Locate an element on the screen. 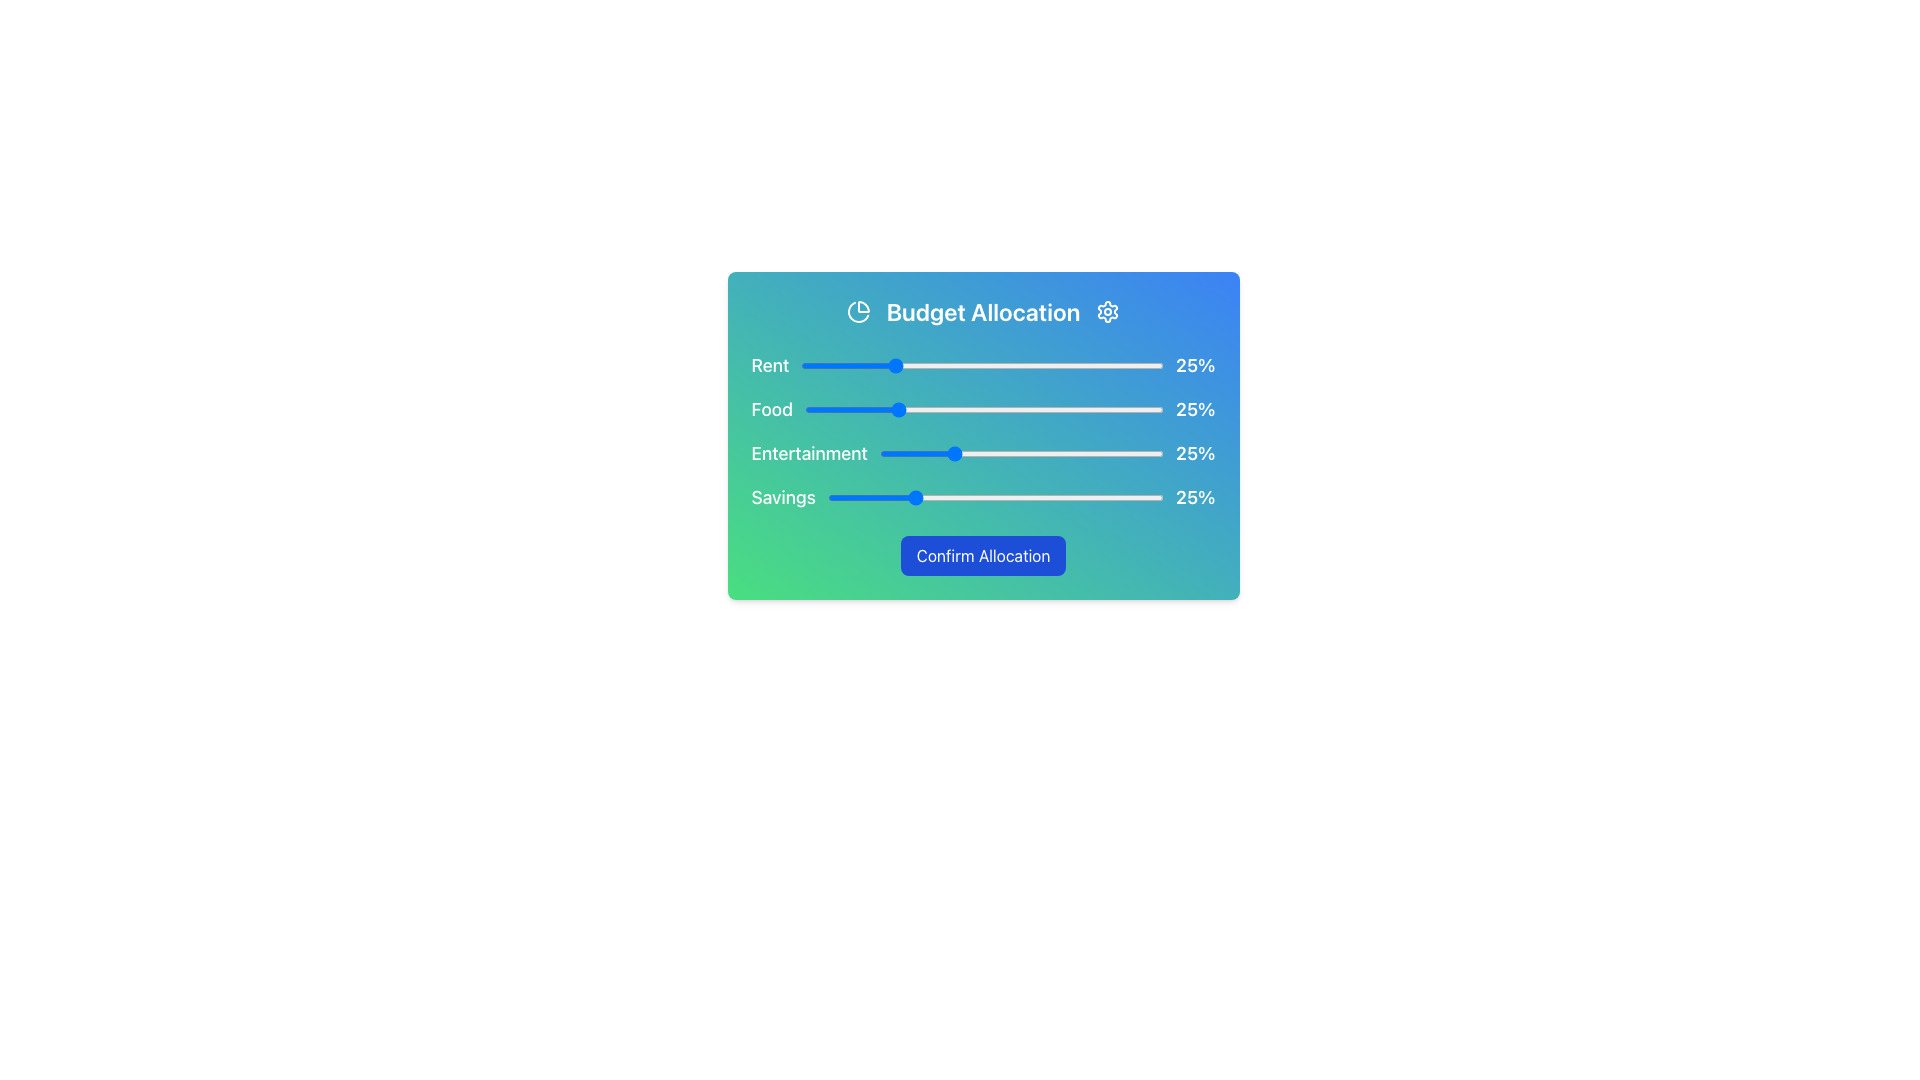 This screenshot has height=1080, width=1920. the slider value is located at coordinates (1018, 366).